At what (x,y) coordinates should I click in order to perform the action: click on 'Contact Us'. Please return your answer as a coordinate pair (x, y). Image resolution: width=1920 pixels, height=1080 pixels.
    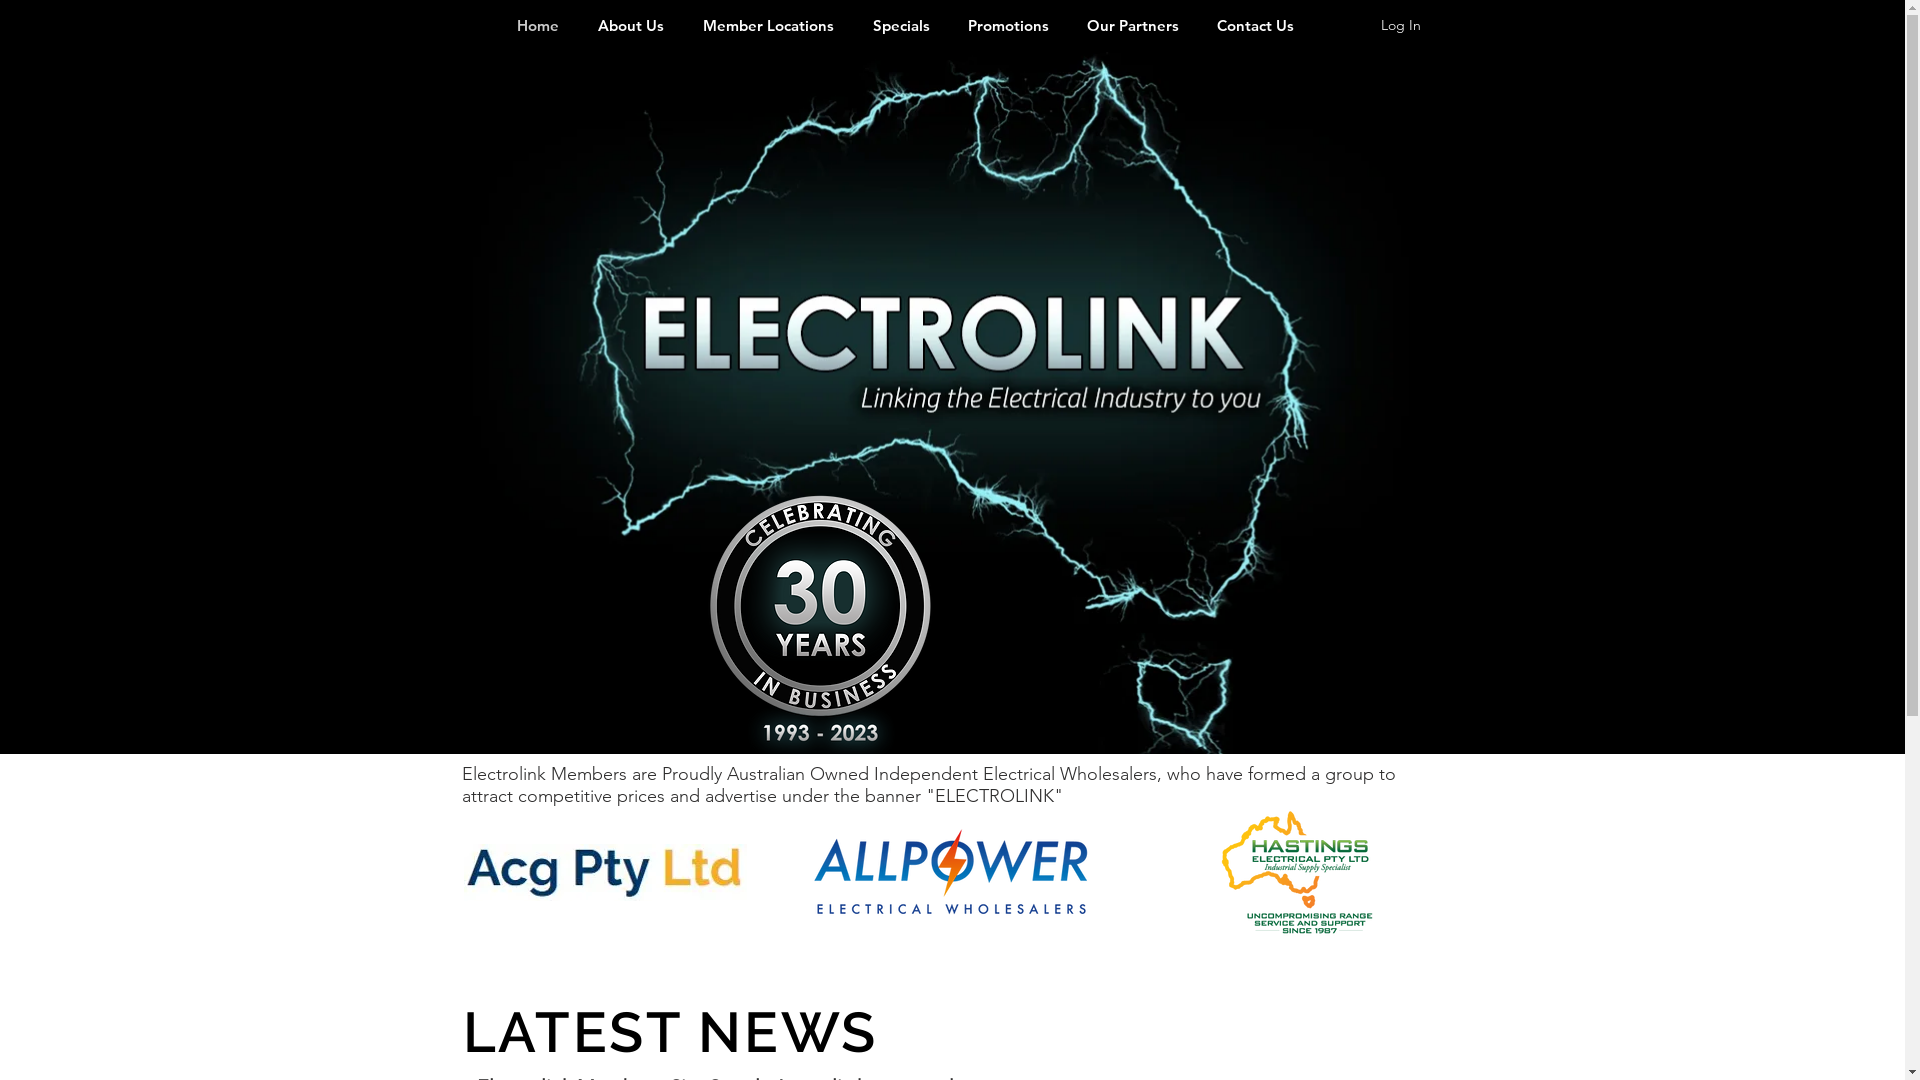
    Looking at the image, I should click on (1254, 25).